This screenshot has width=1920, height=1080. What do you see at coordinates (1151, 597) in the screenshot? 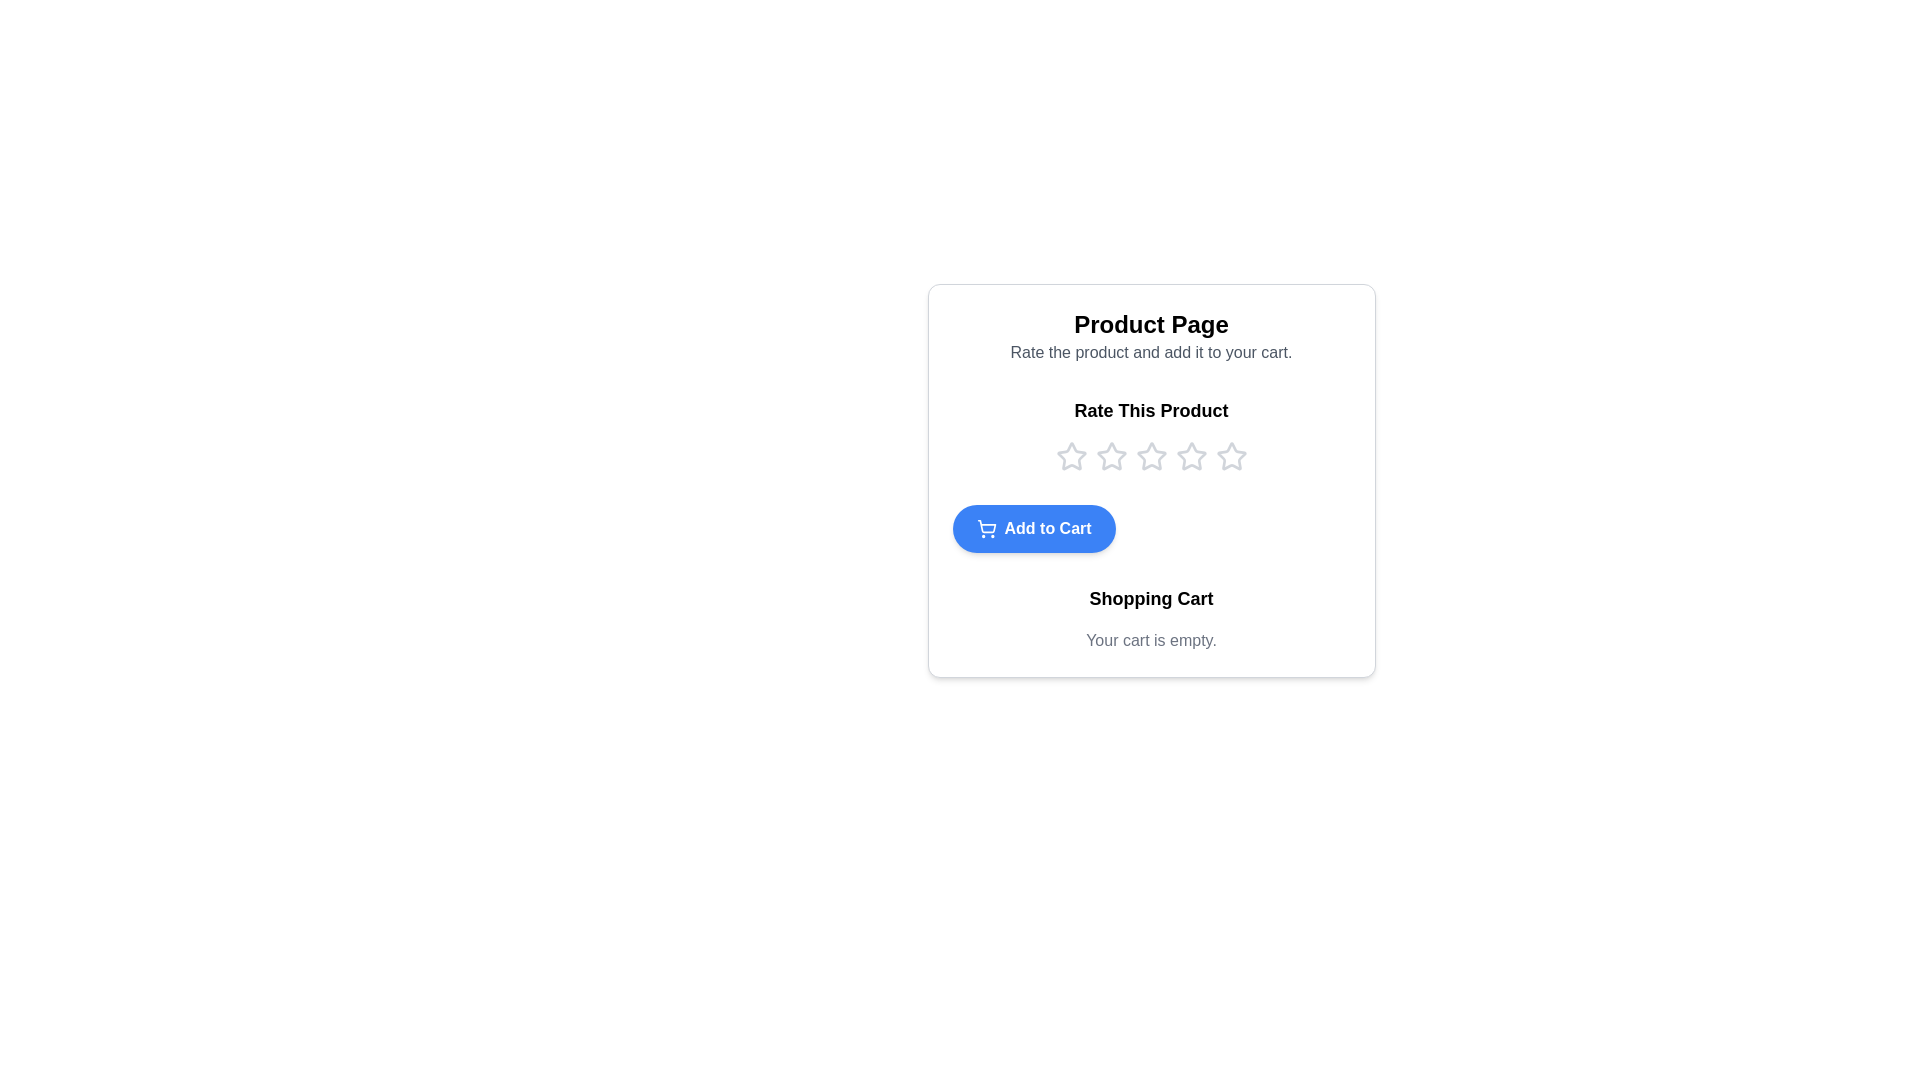
I see `text element that serves as a visual heading for the shopping cart section, located in the central lower portion of the card interface, above the text 'Your cart is empty.'` at bounding box center [1151, 597].